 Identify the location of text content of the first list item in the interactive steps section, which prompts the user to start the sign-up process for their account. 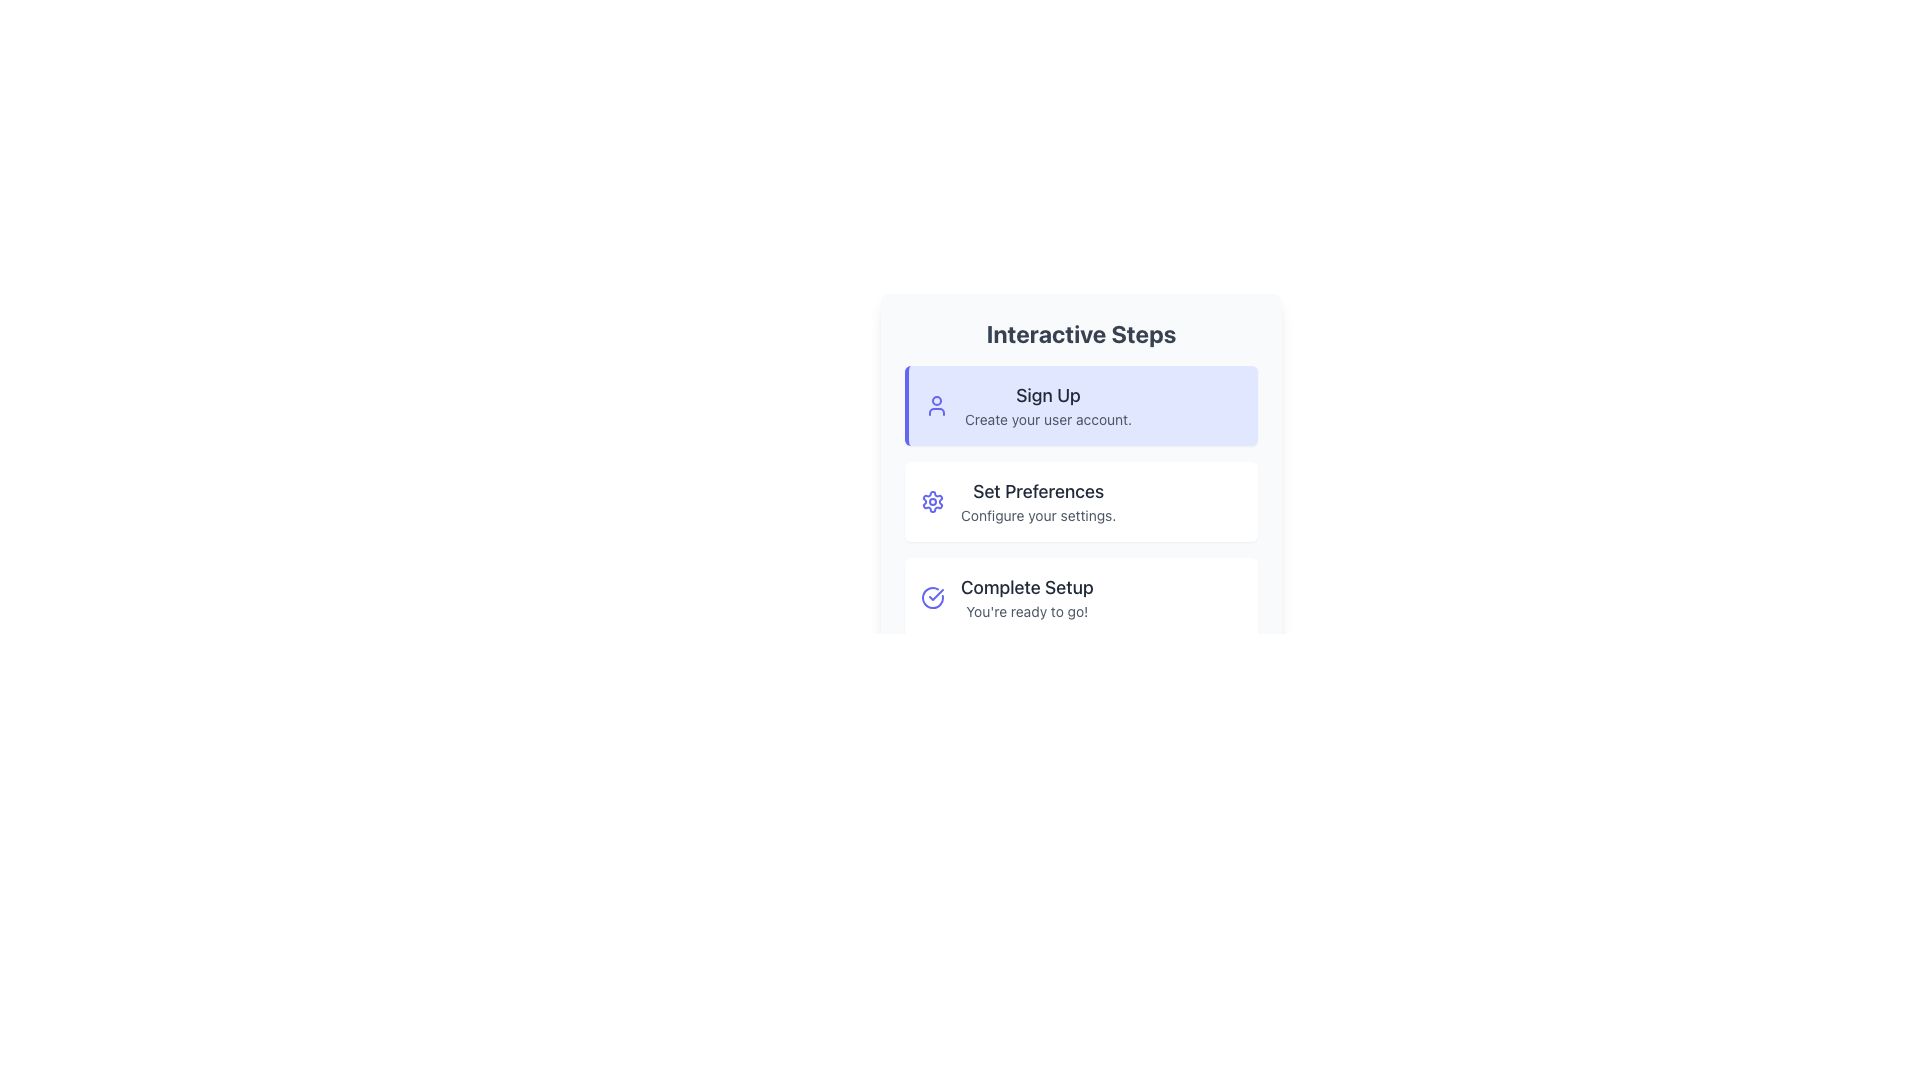
(1080, 405).